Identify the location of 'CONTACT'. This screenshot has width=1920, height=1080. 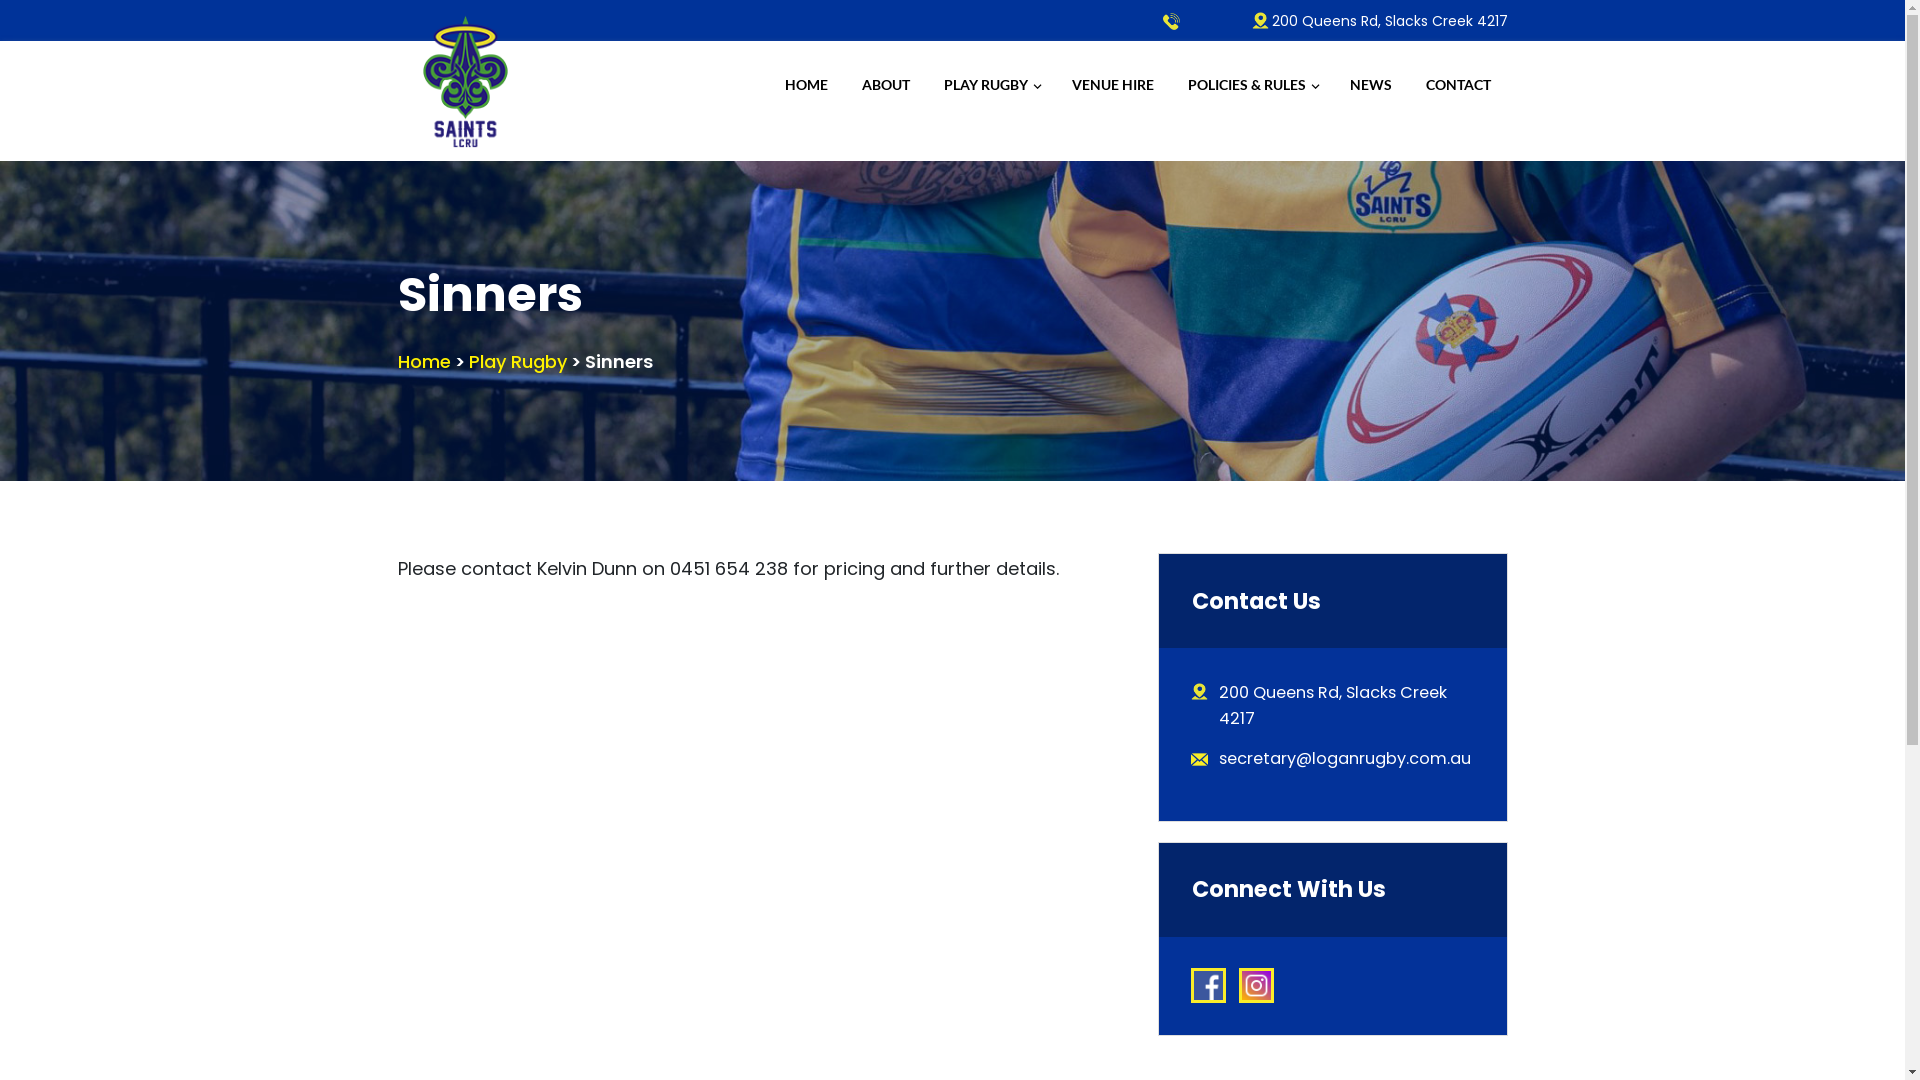
(1457, 83).